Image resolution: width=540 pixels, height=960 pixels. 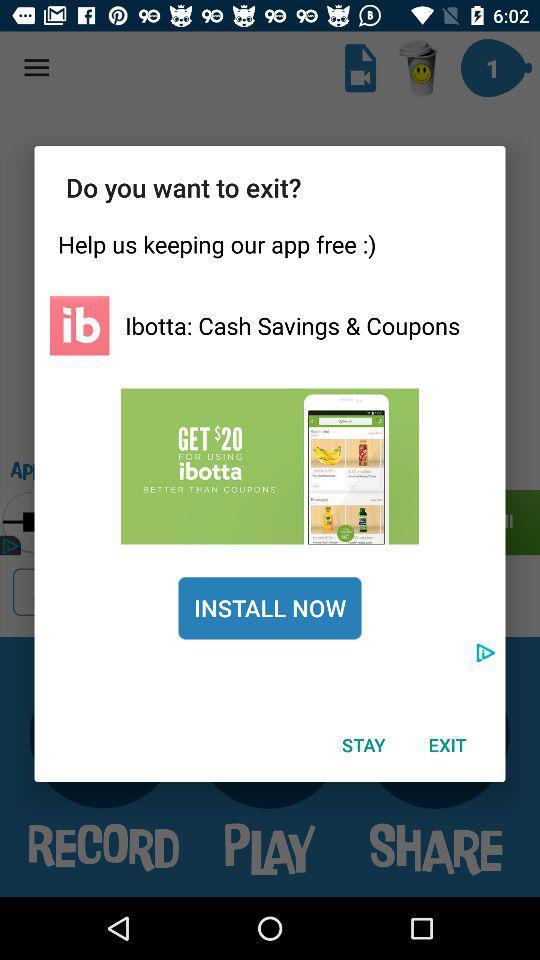 What do you see at coordinates (291, 325) in the screenshot?
I see `ibotta cash savings` at bounding box center [291, 325].